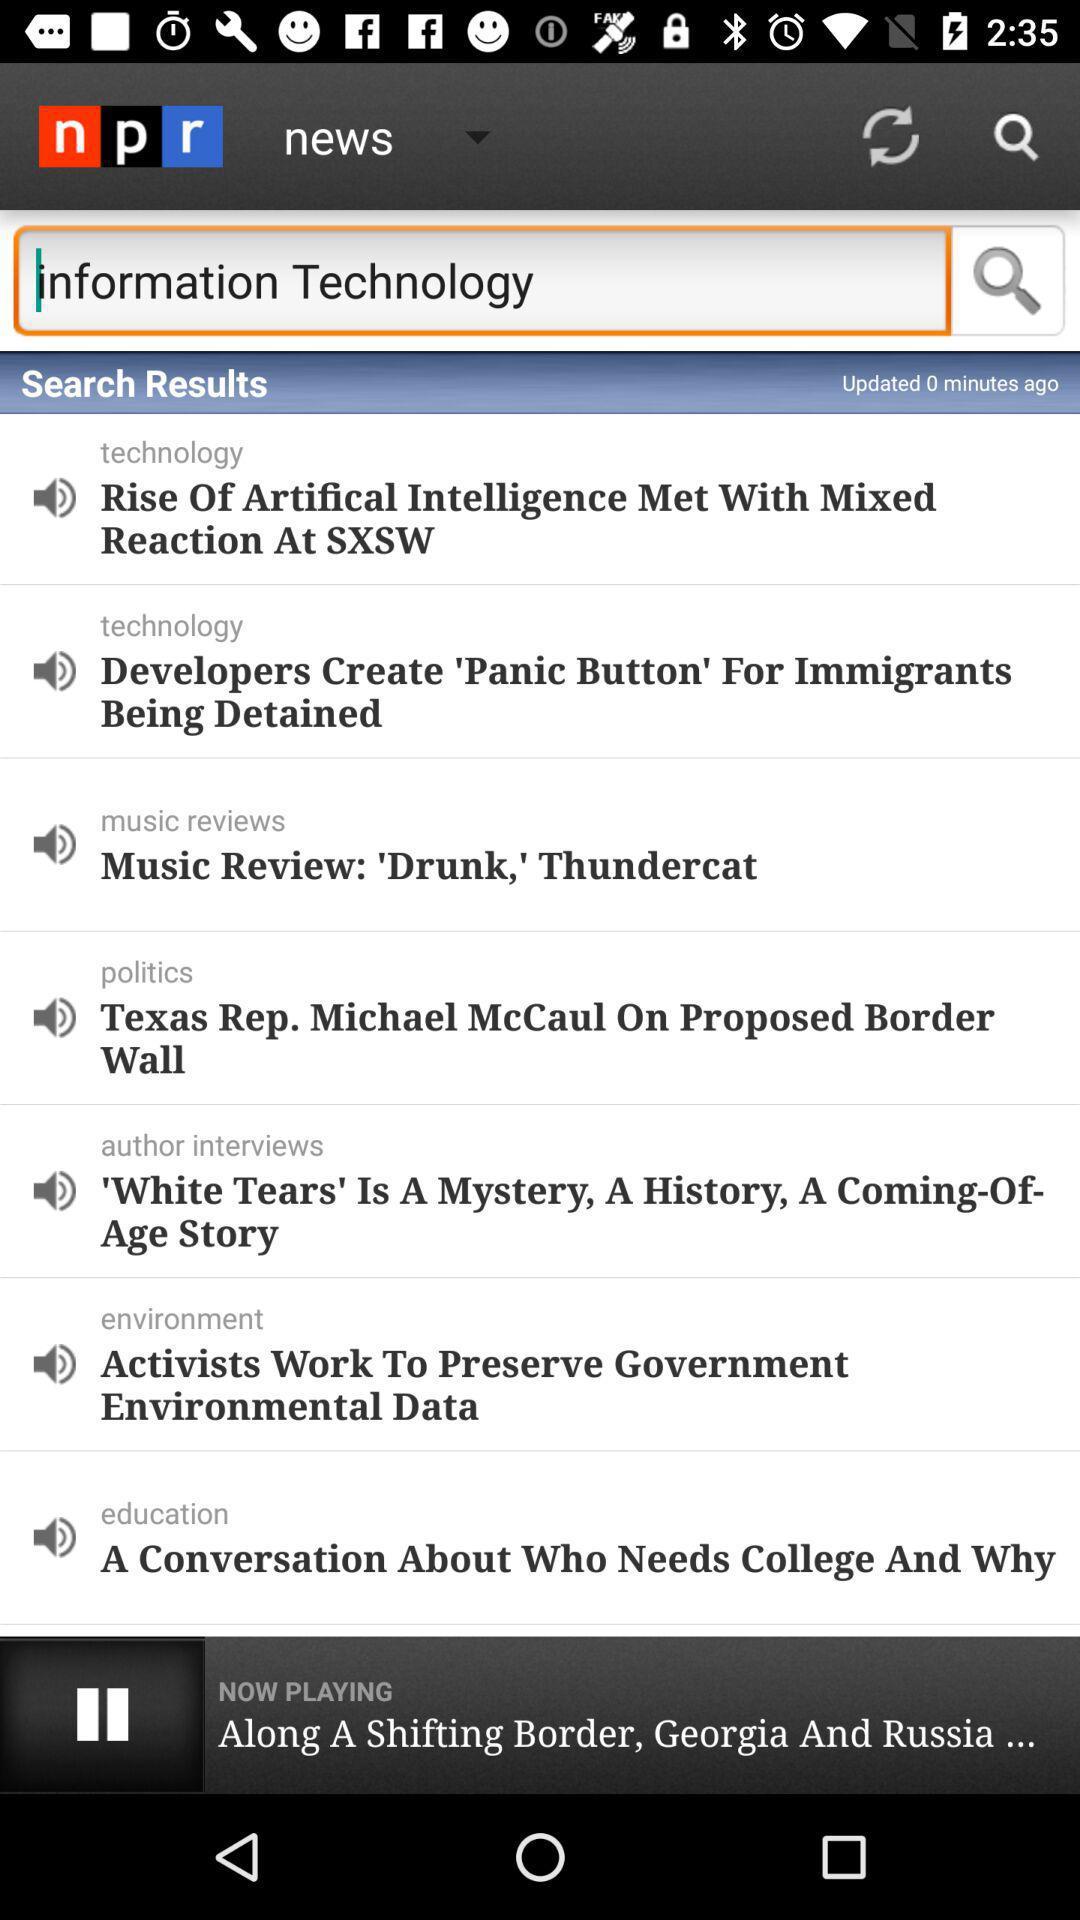 This screenshot has height=1920, width=1080. Describe the element at coordinates (585, 1512) in the screenshot. I see `the icon below the activists work to icon` at that location.